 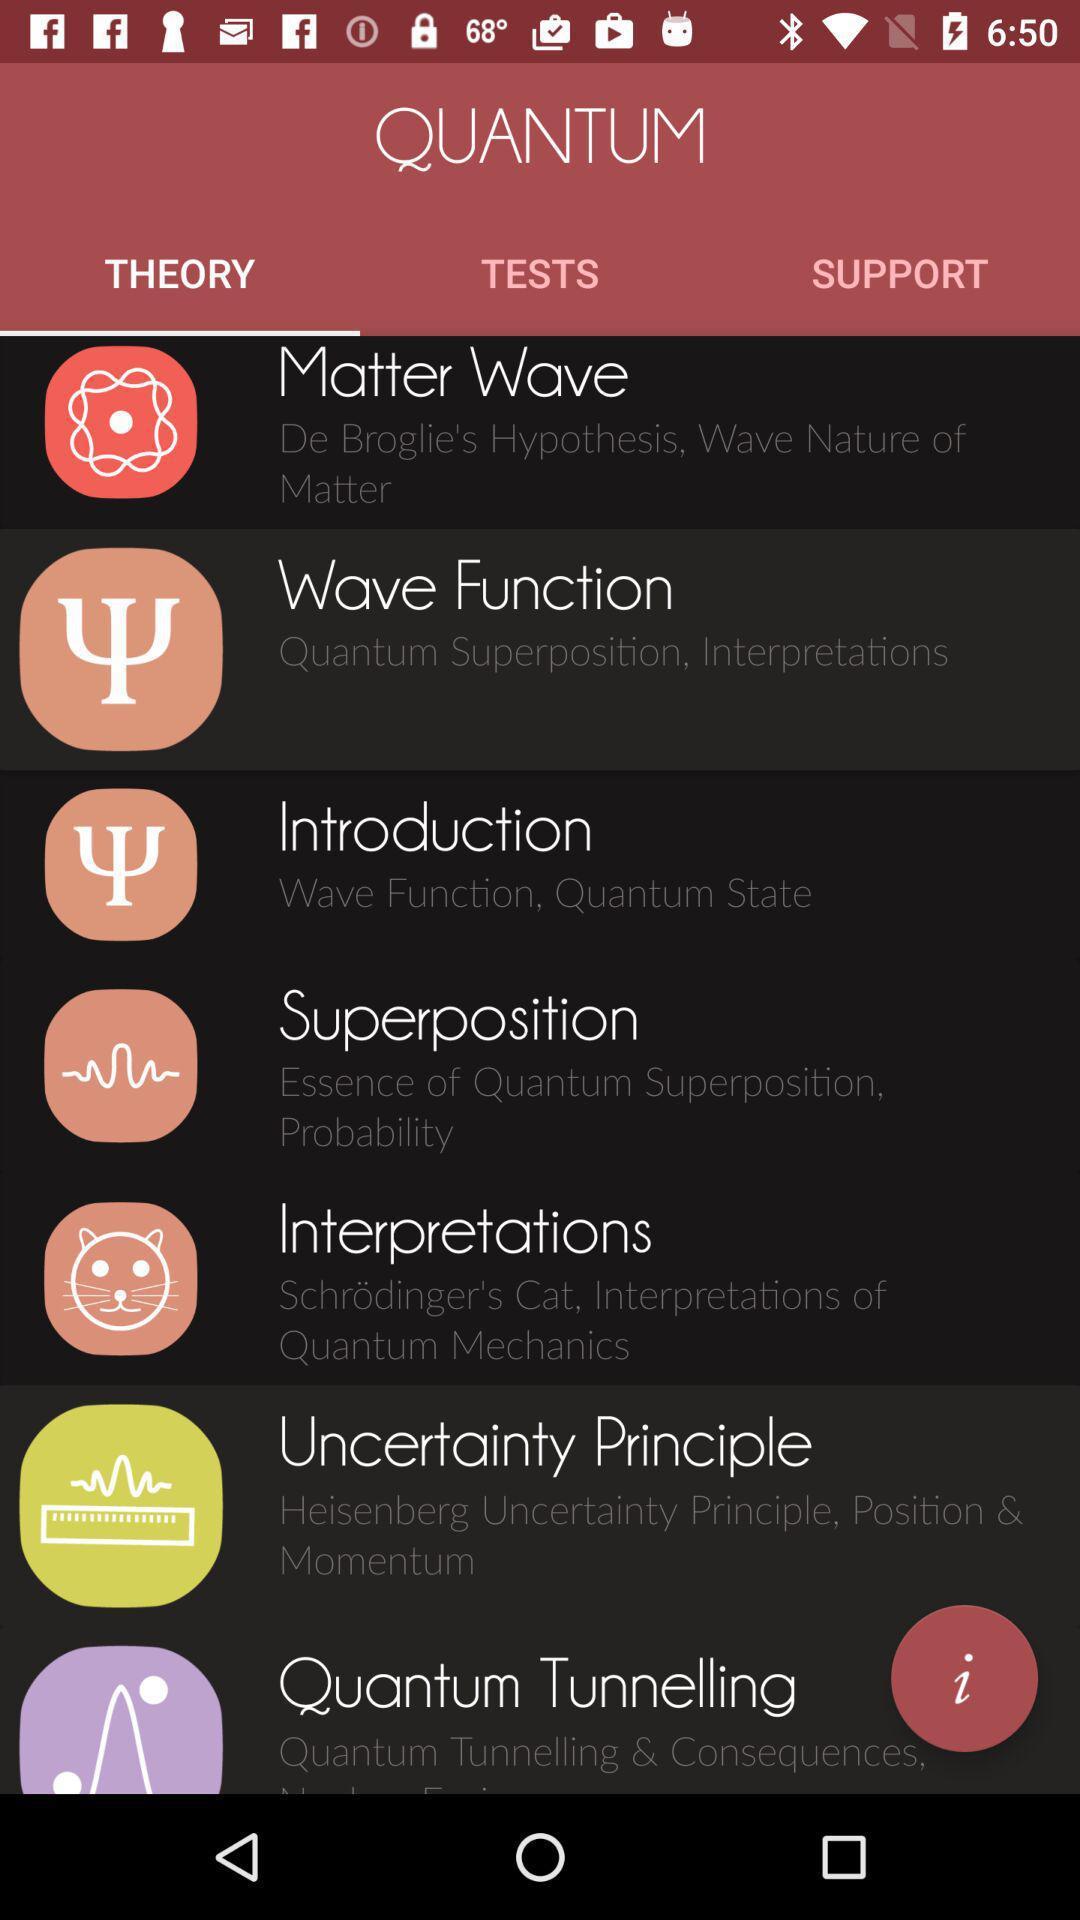 What do you see at coordinates (120, 1717) in the screenshot?
I see `the icon next to quantum tunnelling icon` at bounding box center [120, 1717].